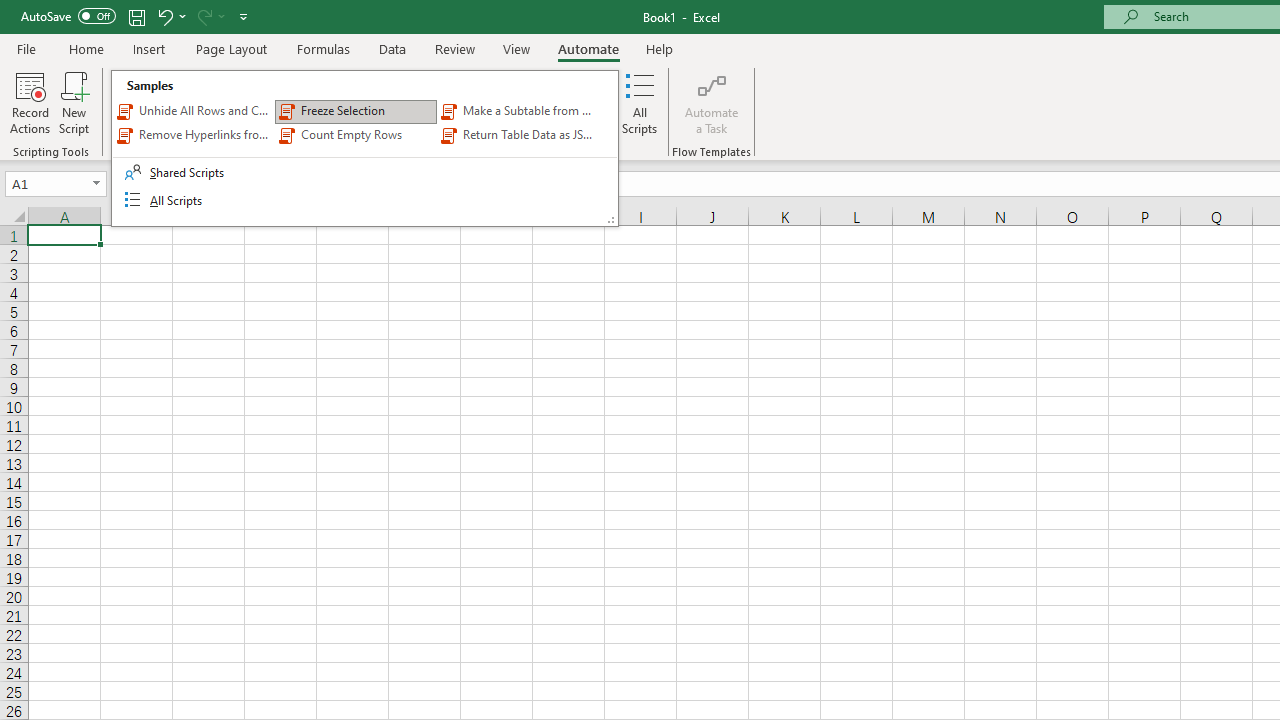  Describe the element at coordinates (68, 16) in the screenshot. I see `'AutoSave'` at that location.